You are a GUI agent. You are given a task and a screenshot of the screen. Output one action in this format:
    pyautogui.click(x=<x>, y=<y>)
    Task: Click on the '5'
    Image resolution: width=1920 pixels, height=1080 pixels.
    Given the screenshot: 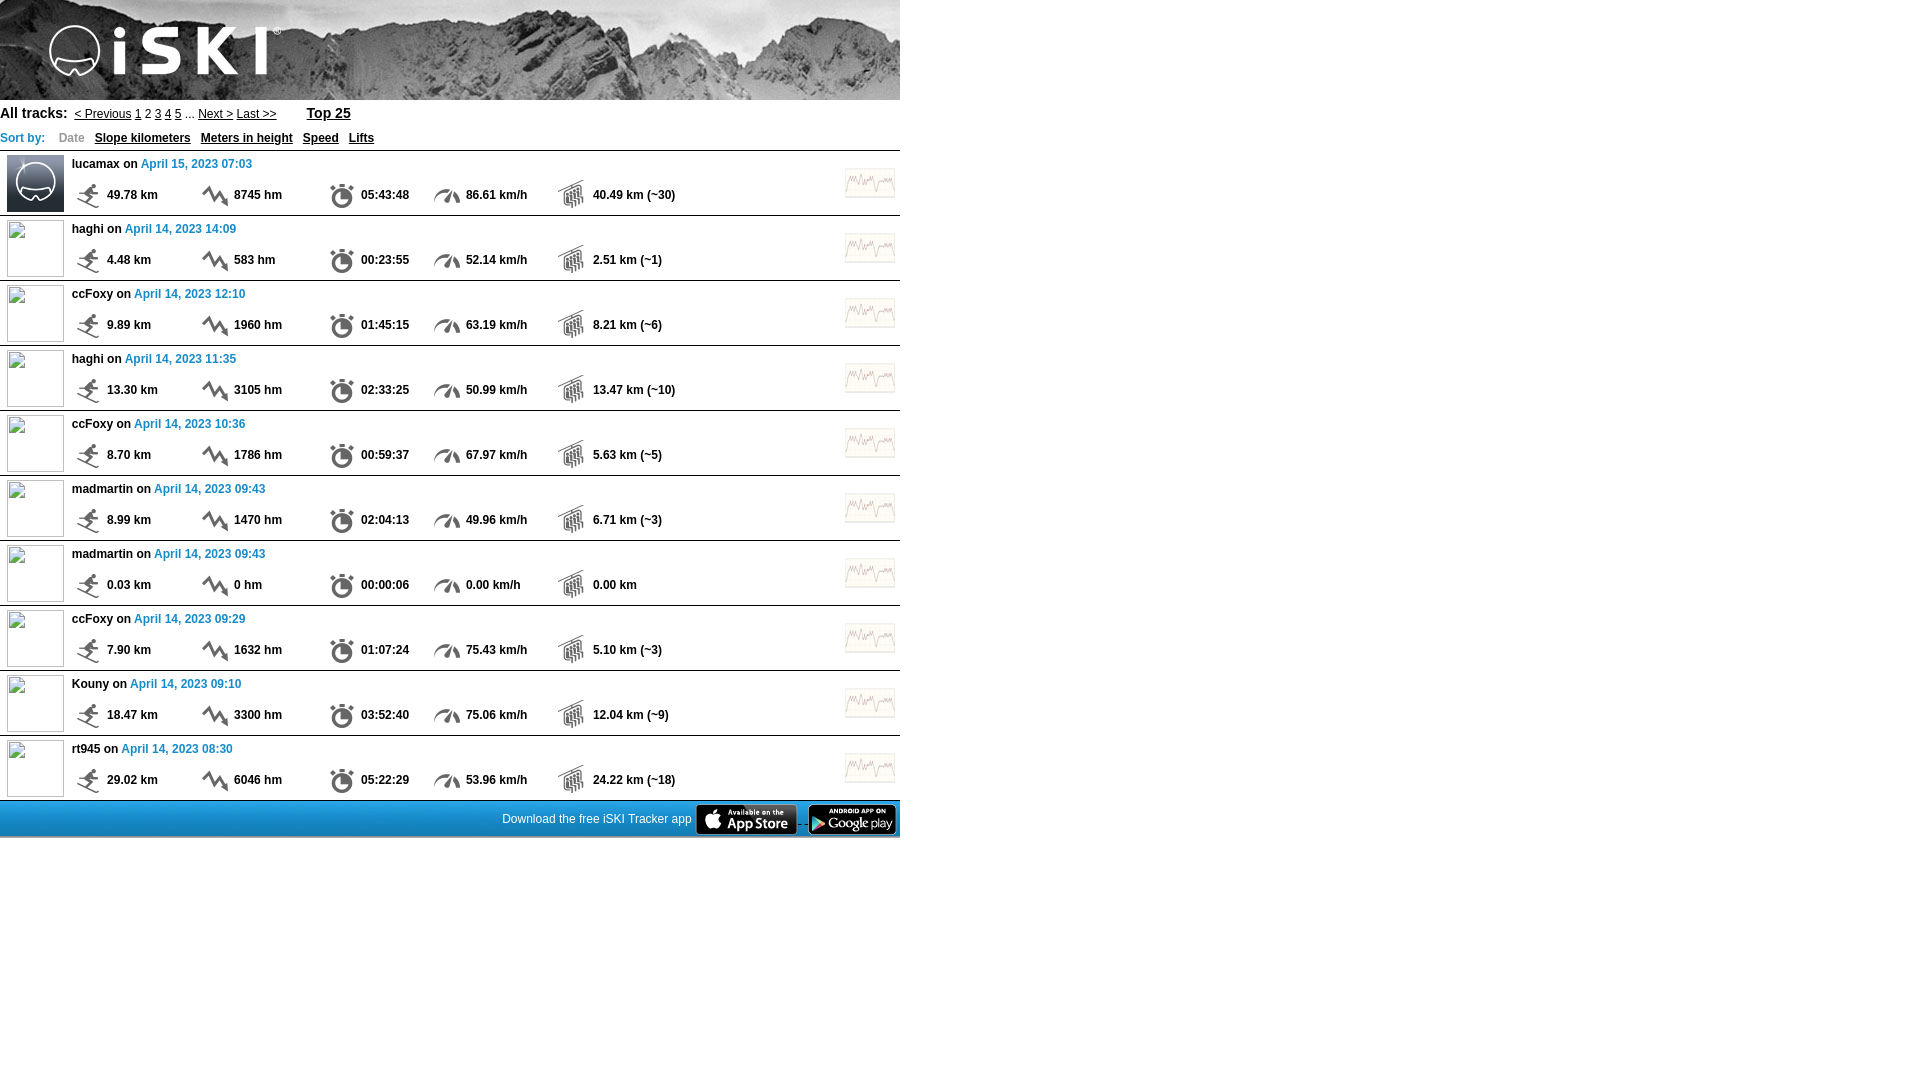 What is the action you would take?
    pyautogui.click(x=178, y=112)
    